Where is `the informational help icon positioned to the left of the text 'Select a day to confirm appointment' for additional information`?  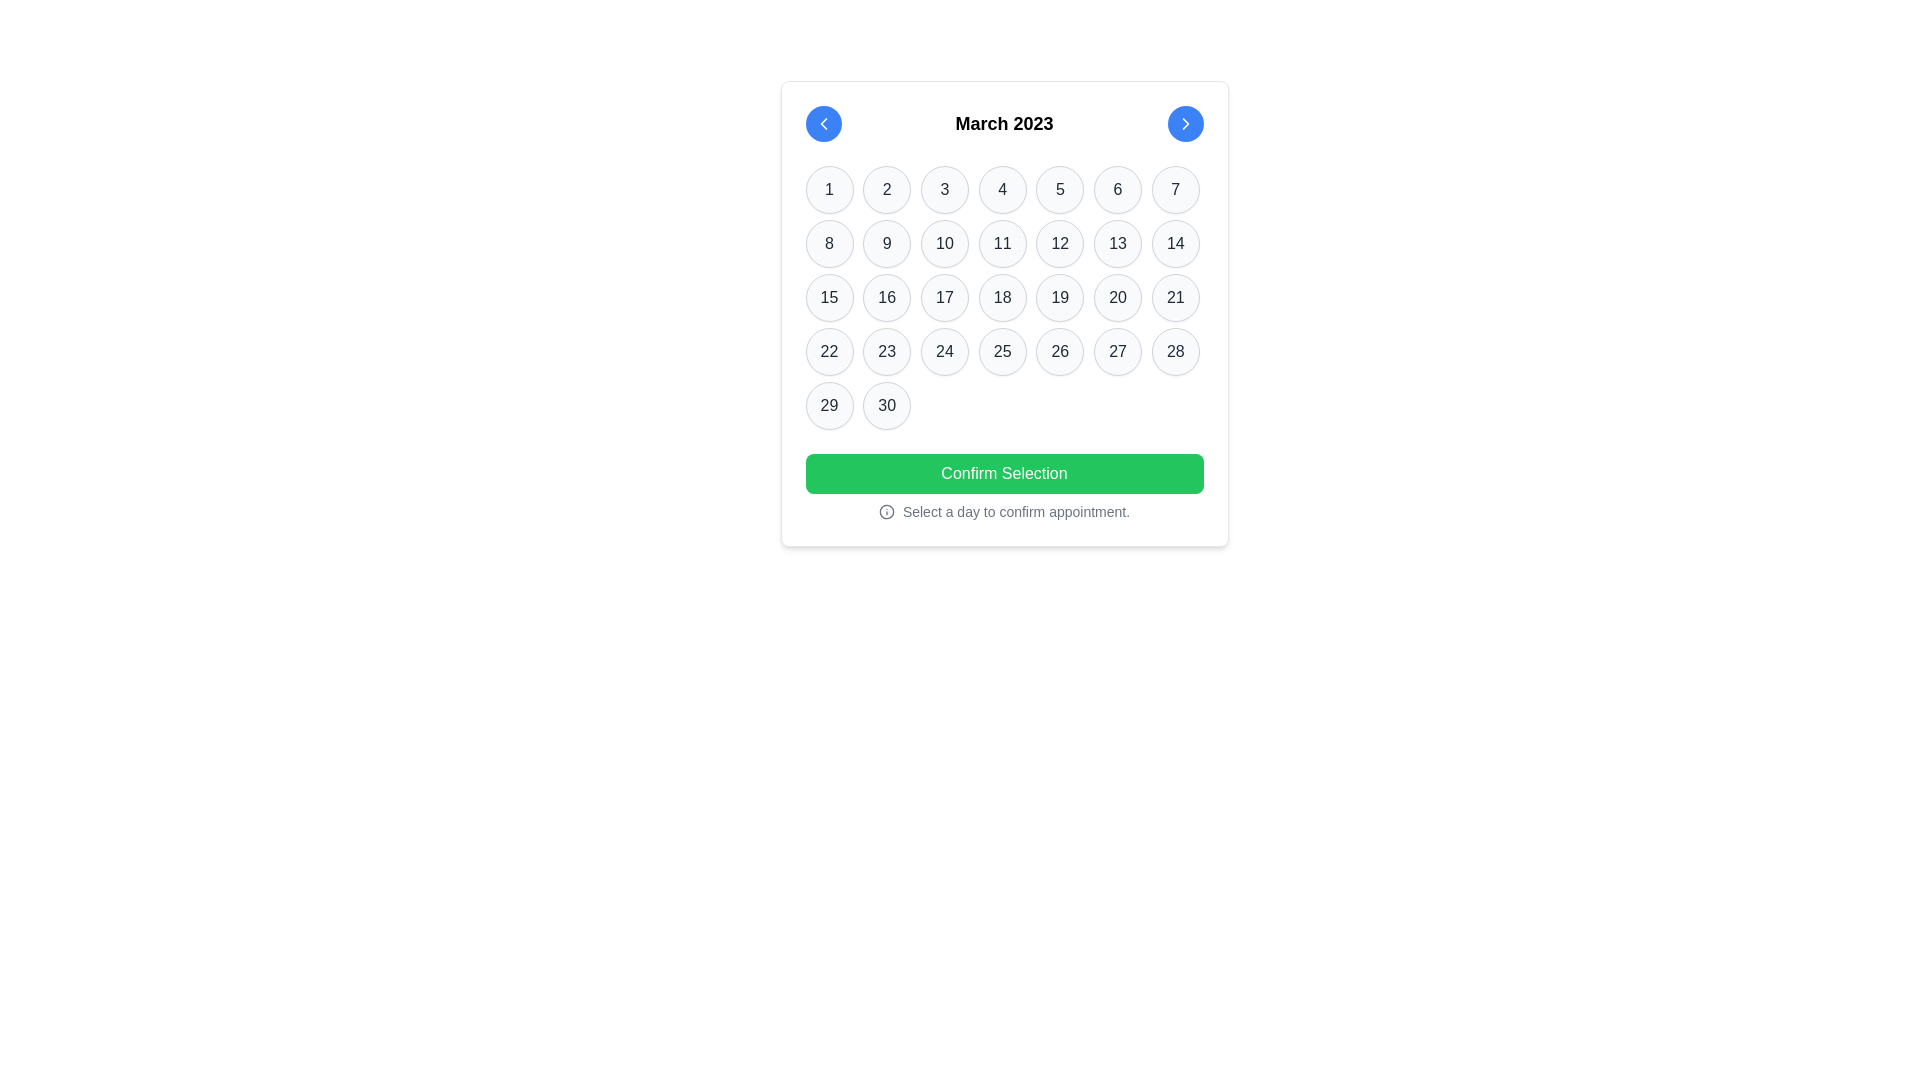 the informational help icon positioned to the left of the text 'Select a day to confirm appointment' for additional information is located at coordinates (885, 511).